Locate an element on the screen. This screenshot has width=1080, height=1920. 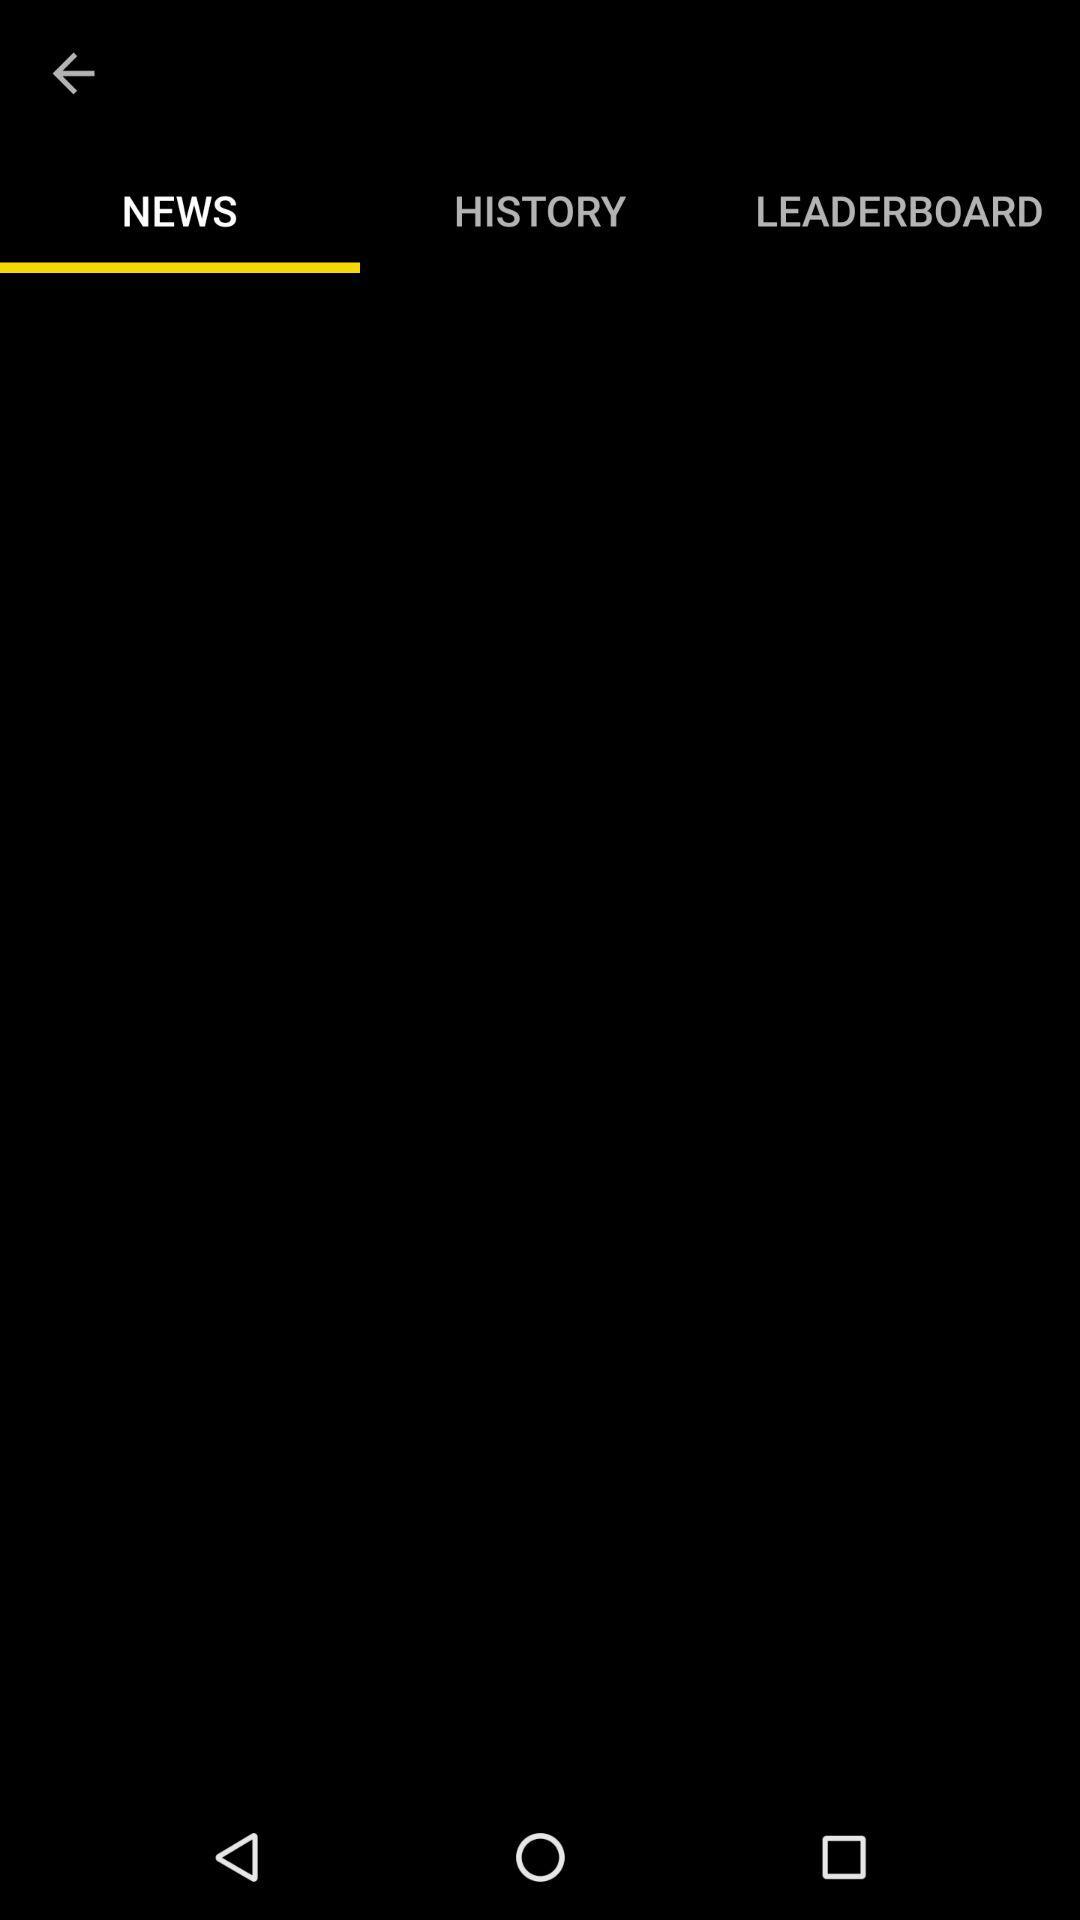
color page is located at coordinates (540, 1033).